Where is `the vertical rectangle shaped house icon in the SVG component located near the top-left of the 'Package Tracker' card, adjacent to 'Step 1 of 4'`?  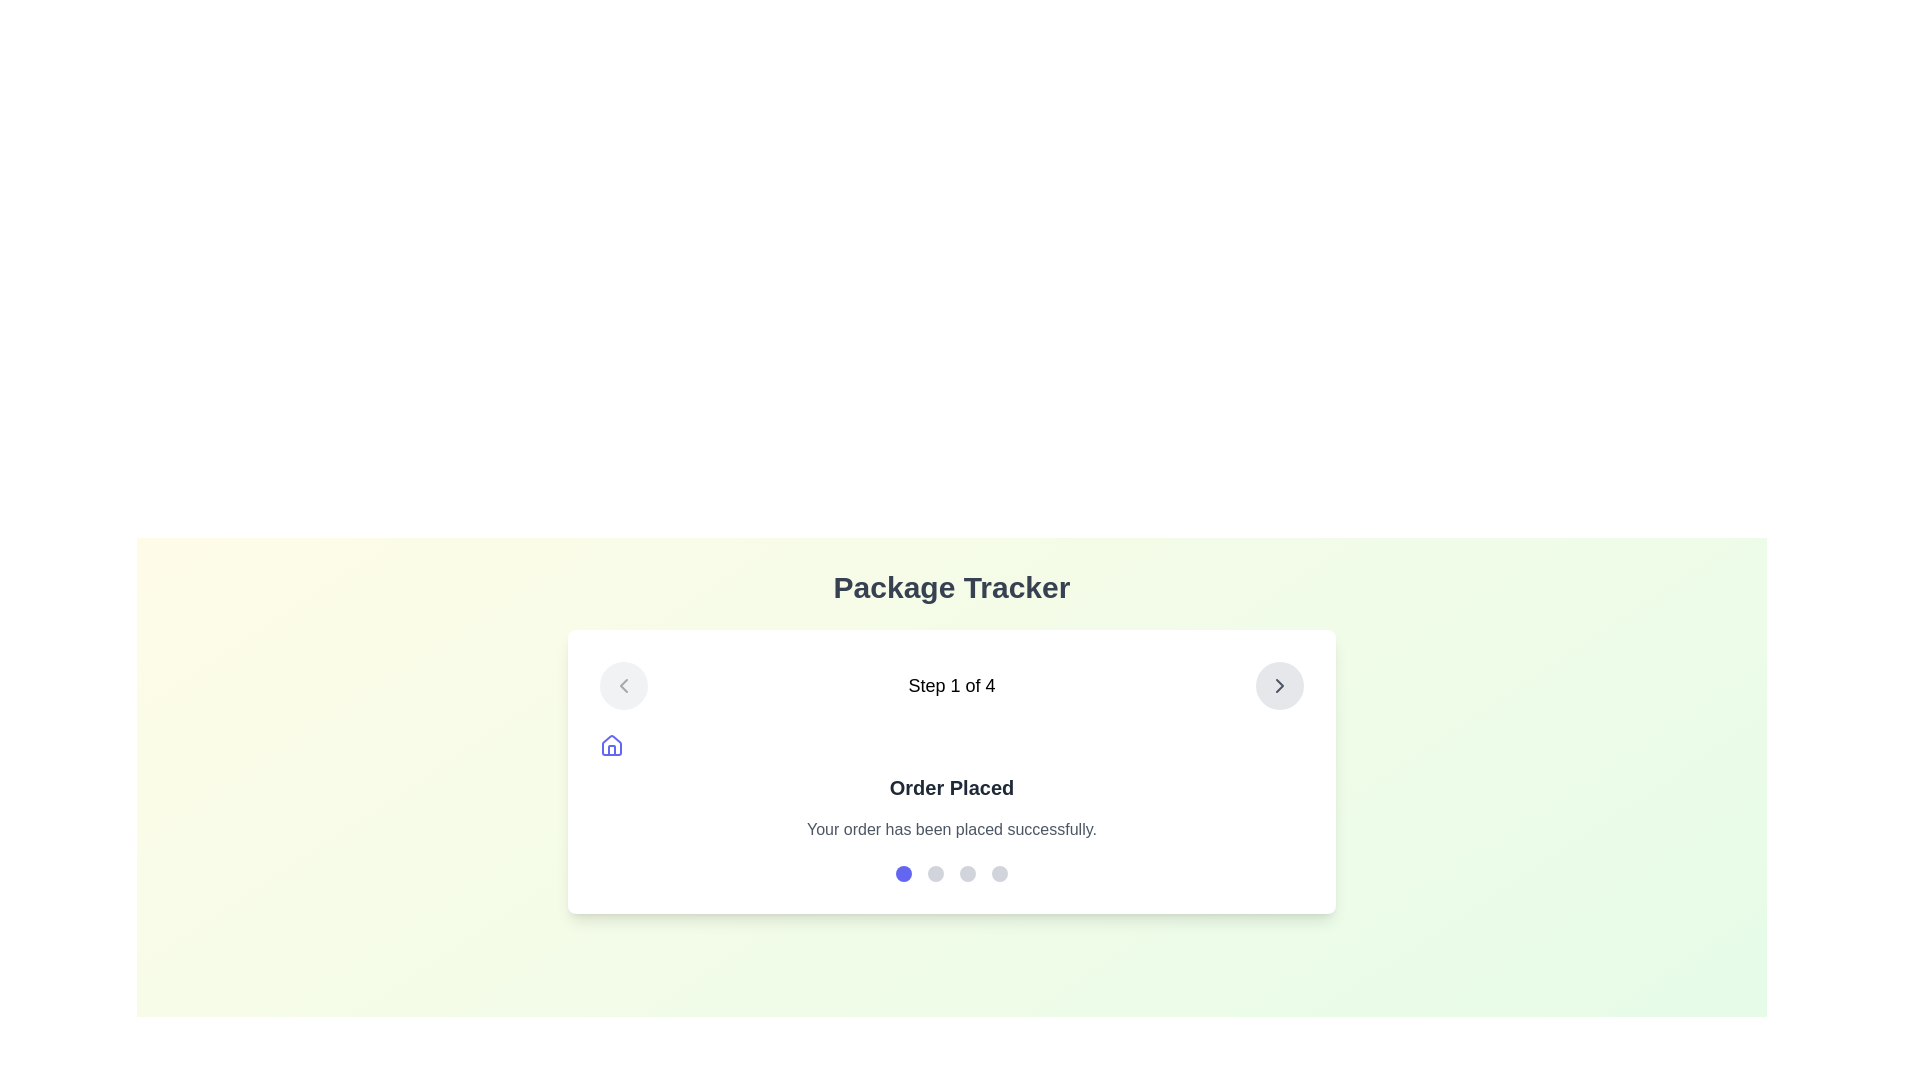
the vertical rectangle shaped house icon in the SVG component located near the top-left of the 'Package Tracker' card, adjacent to 'Step 1 of 4' is located at coordinates (610, 750).